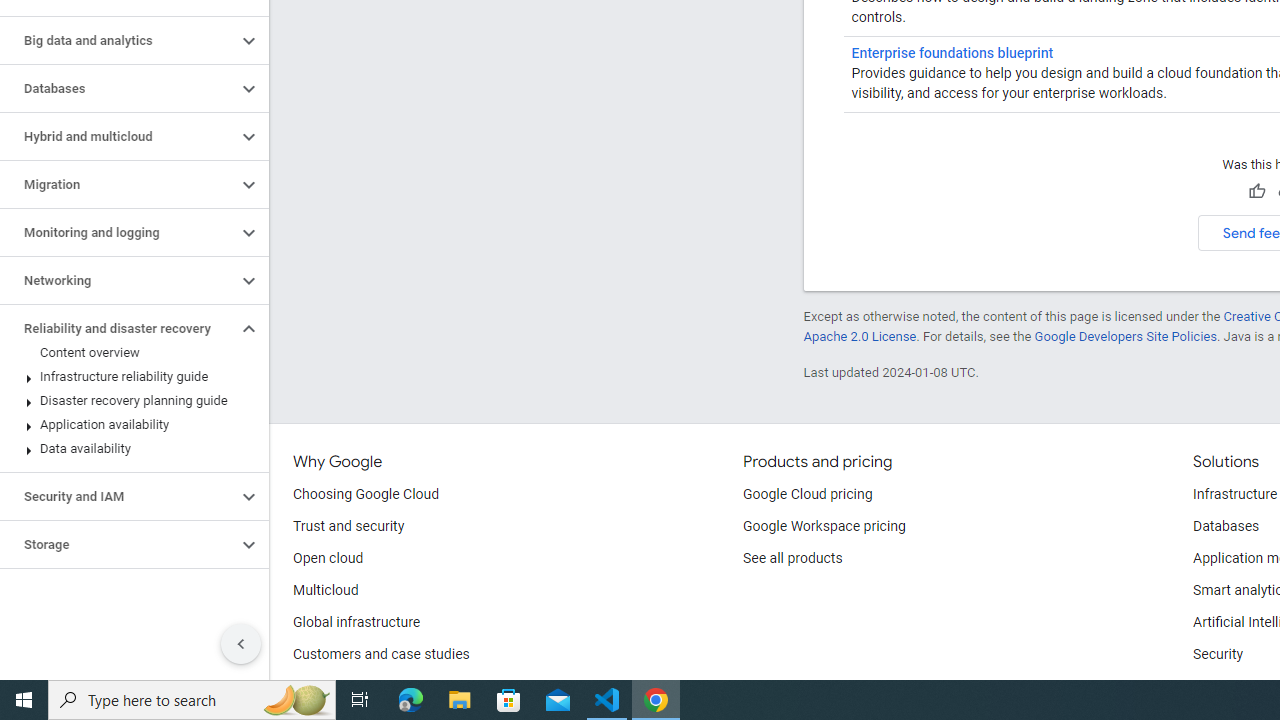  Describe the element at coordinates (240, 644) in the screenshot. I see `'Hide side navigation'` at that location.